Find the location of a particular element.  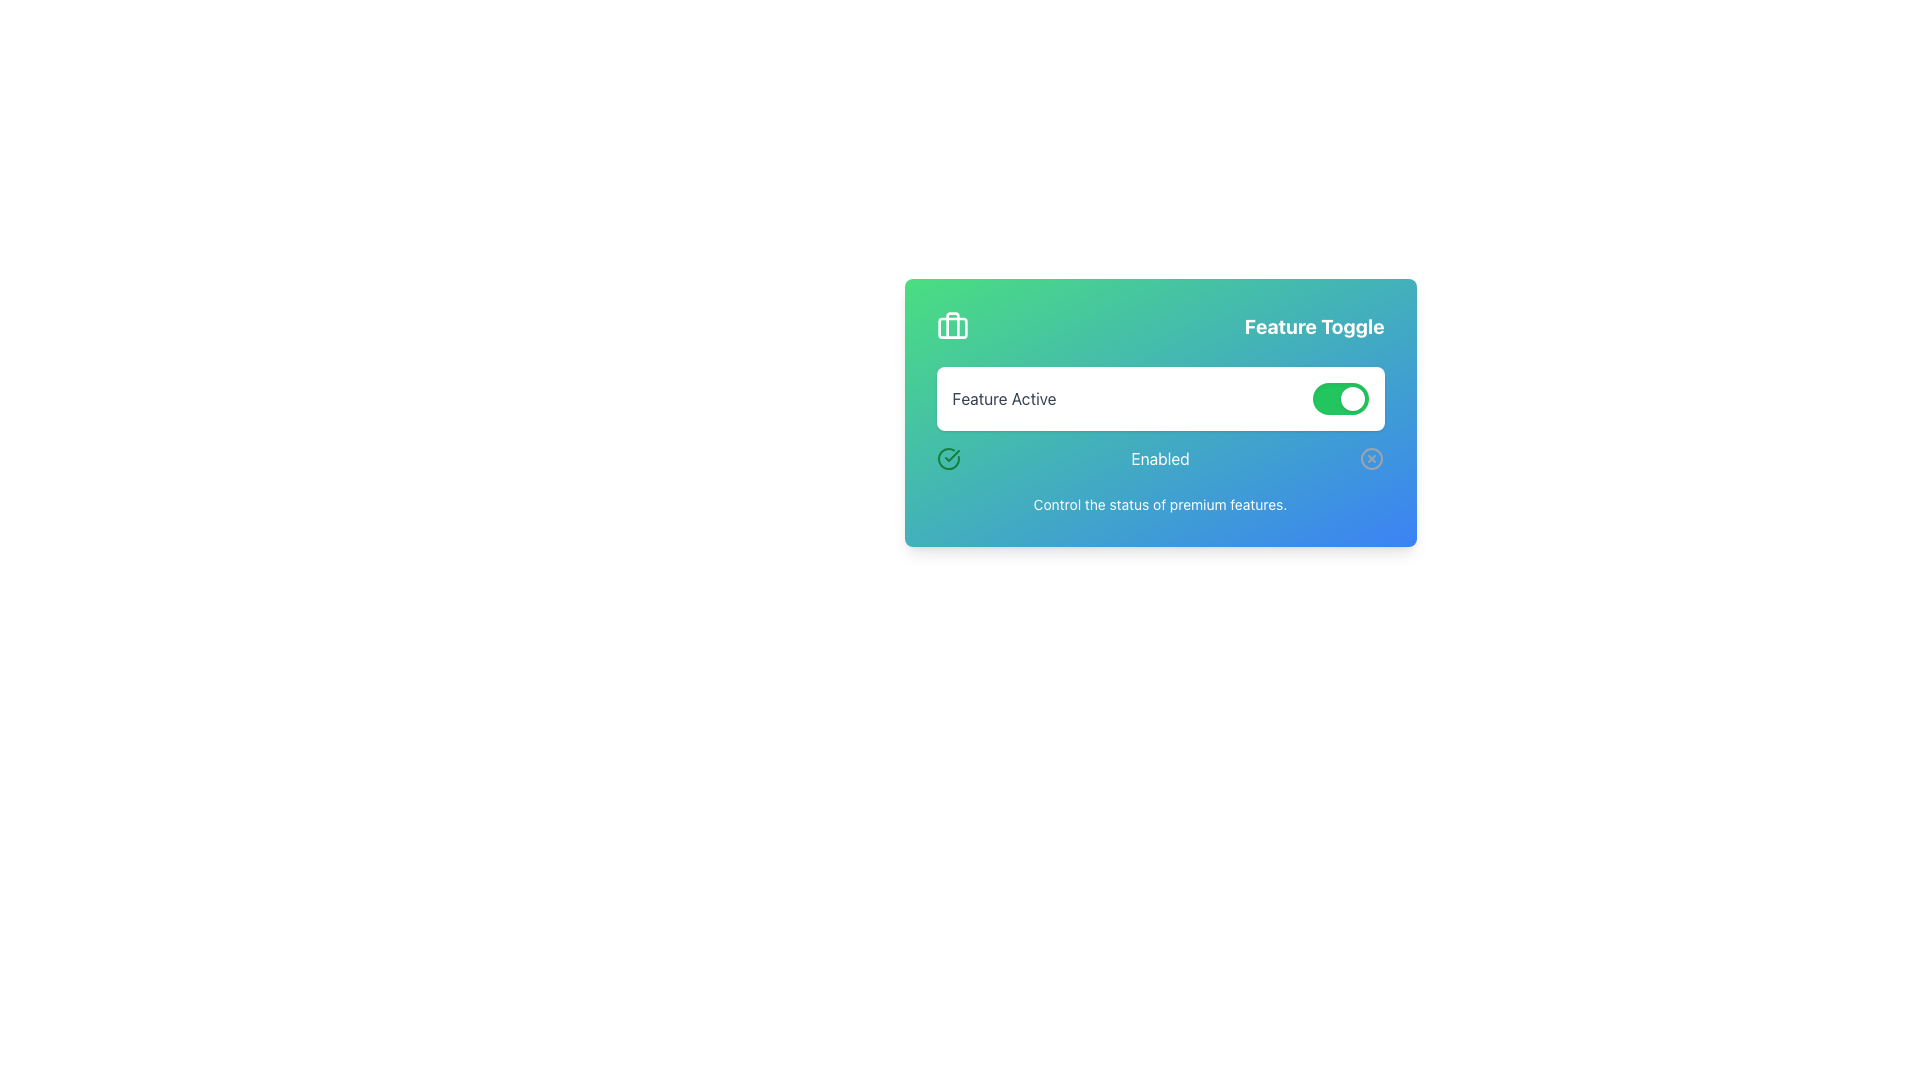

the briefcase icon that represents the 'Feature Toggle' section located on the left side of the header bar labeled 'Feature Toggle' is located at coordinates (951, 326).